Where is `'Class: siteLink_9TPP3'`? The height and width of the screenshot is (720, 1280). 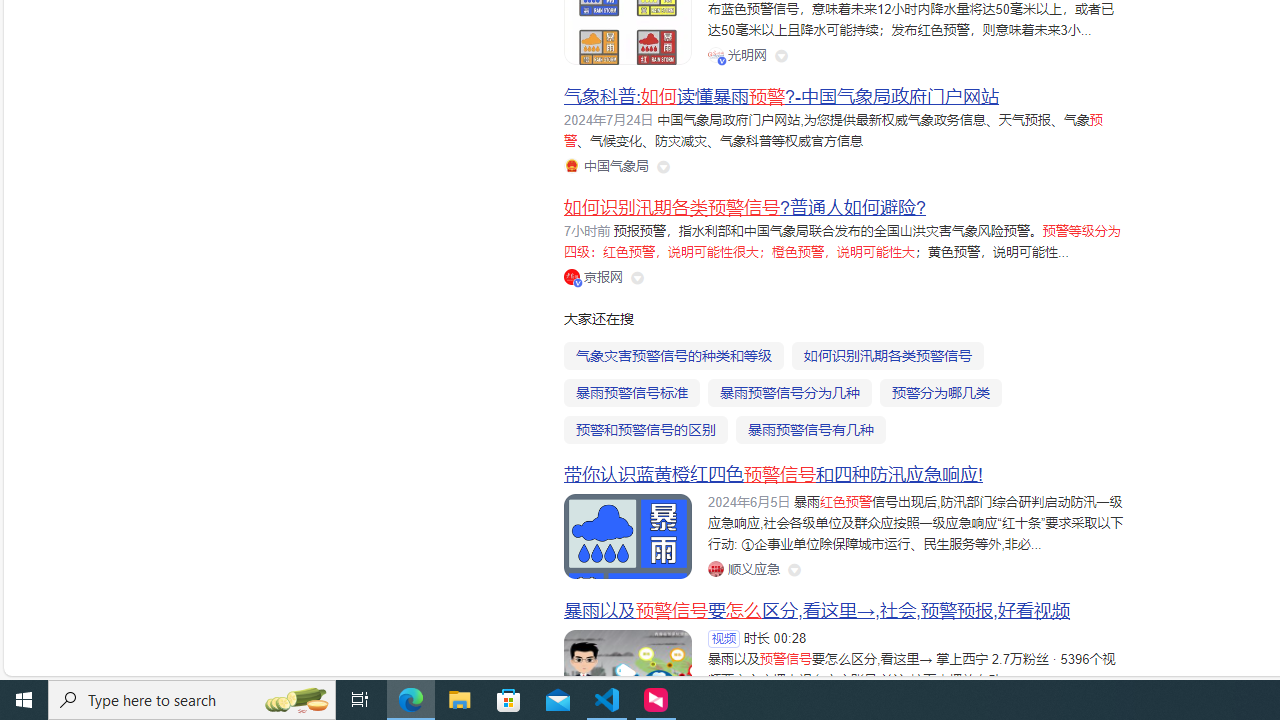
'Class: siteLink_9TPP3' is located at coordinates (742, 568).